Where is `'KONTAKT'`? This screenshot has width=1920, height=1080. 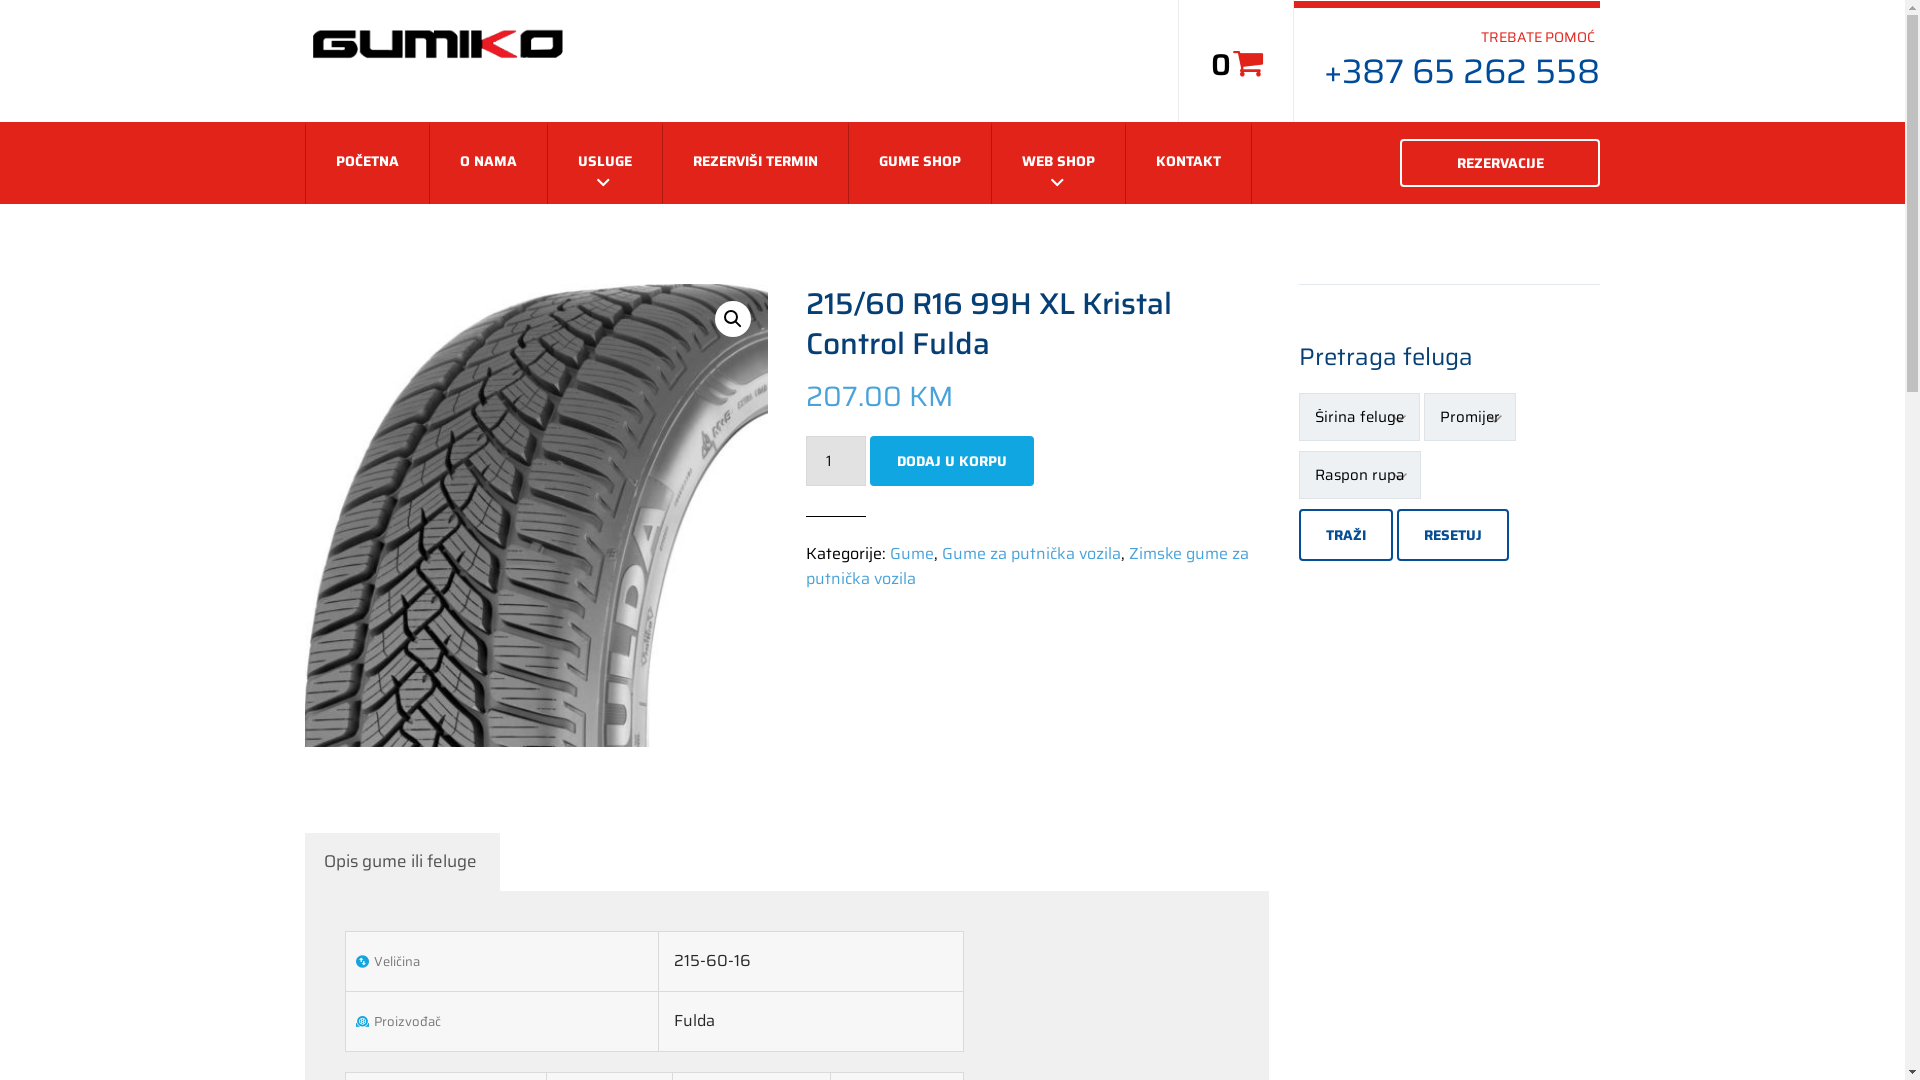
'KONTAKT' is located at coordinates (1124, 161).